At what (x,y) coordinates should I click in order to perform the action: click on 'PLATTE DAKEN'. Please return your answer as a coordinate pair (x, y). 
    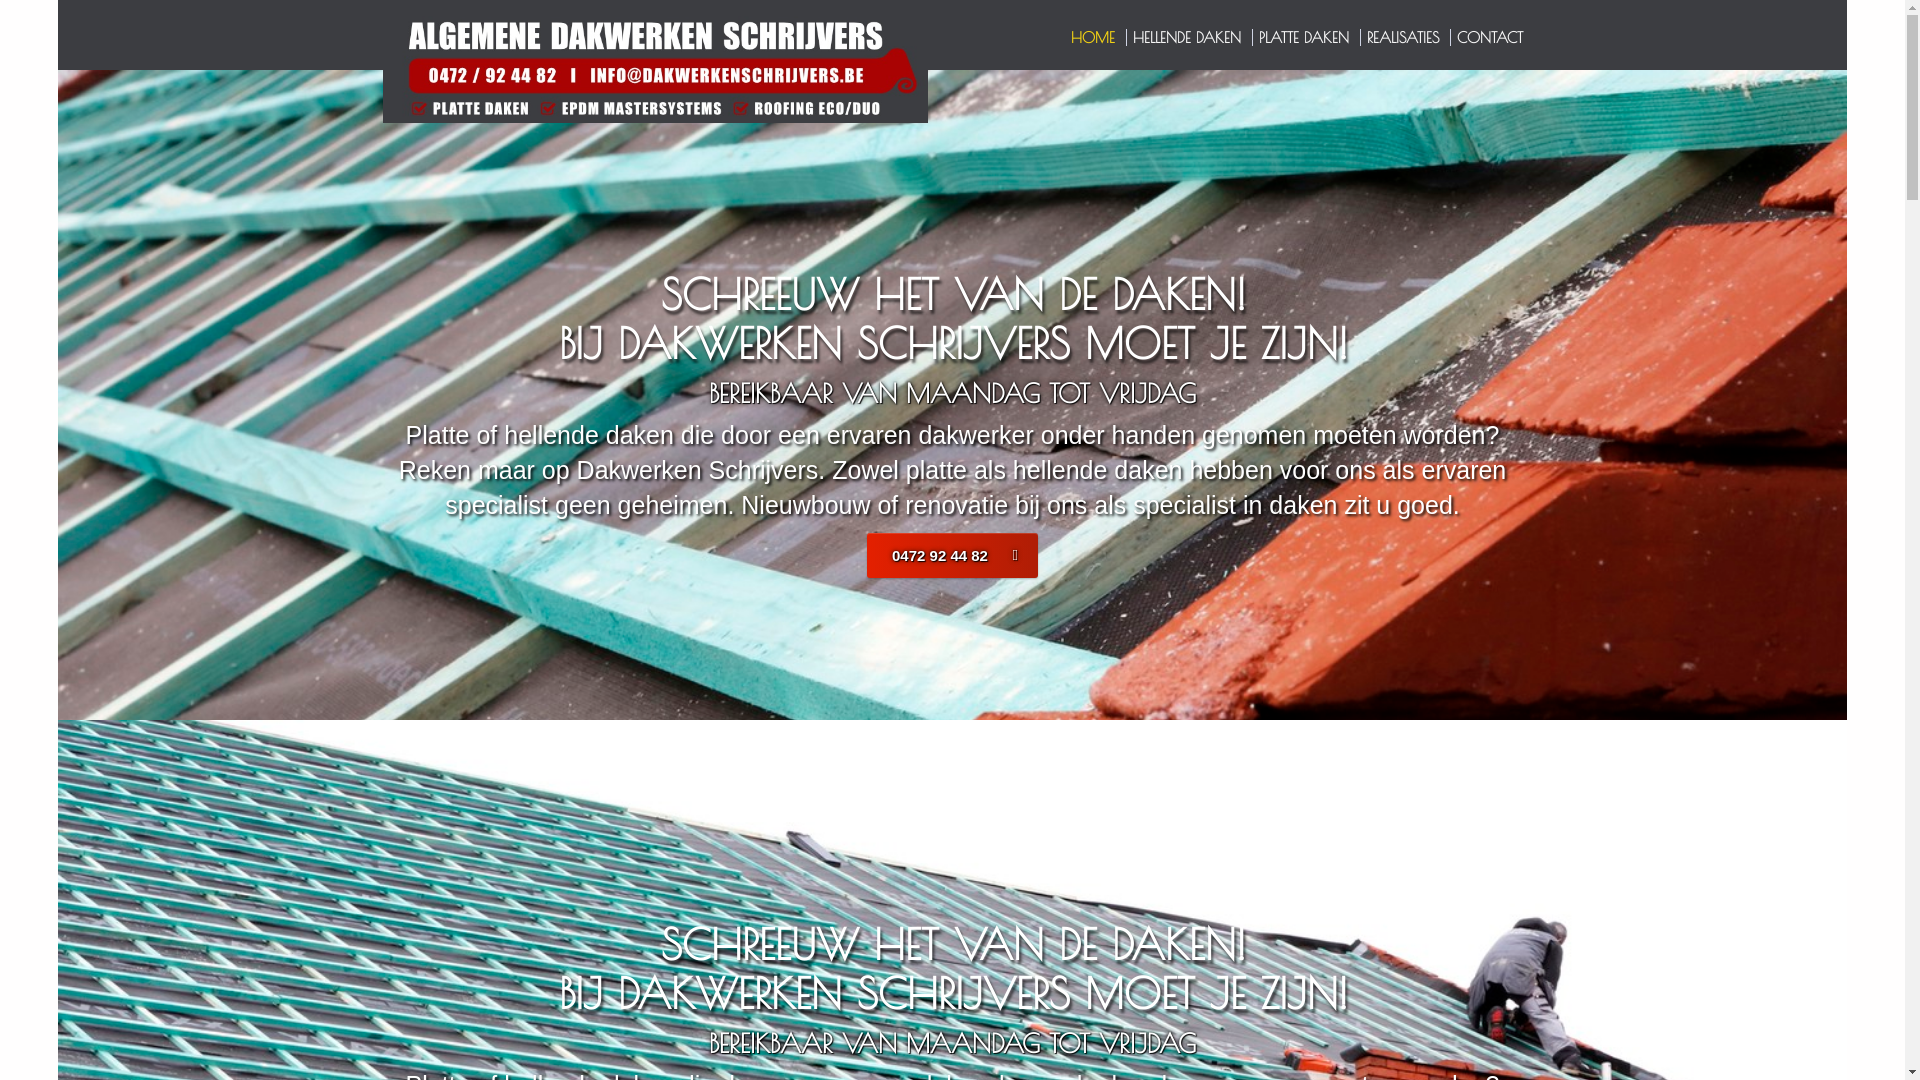
    Looking at the image, I should click on (1305, 37).